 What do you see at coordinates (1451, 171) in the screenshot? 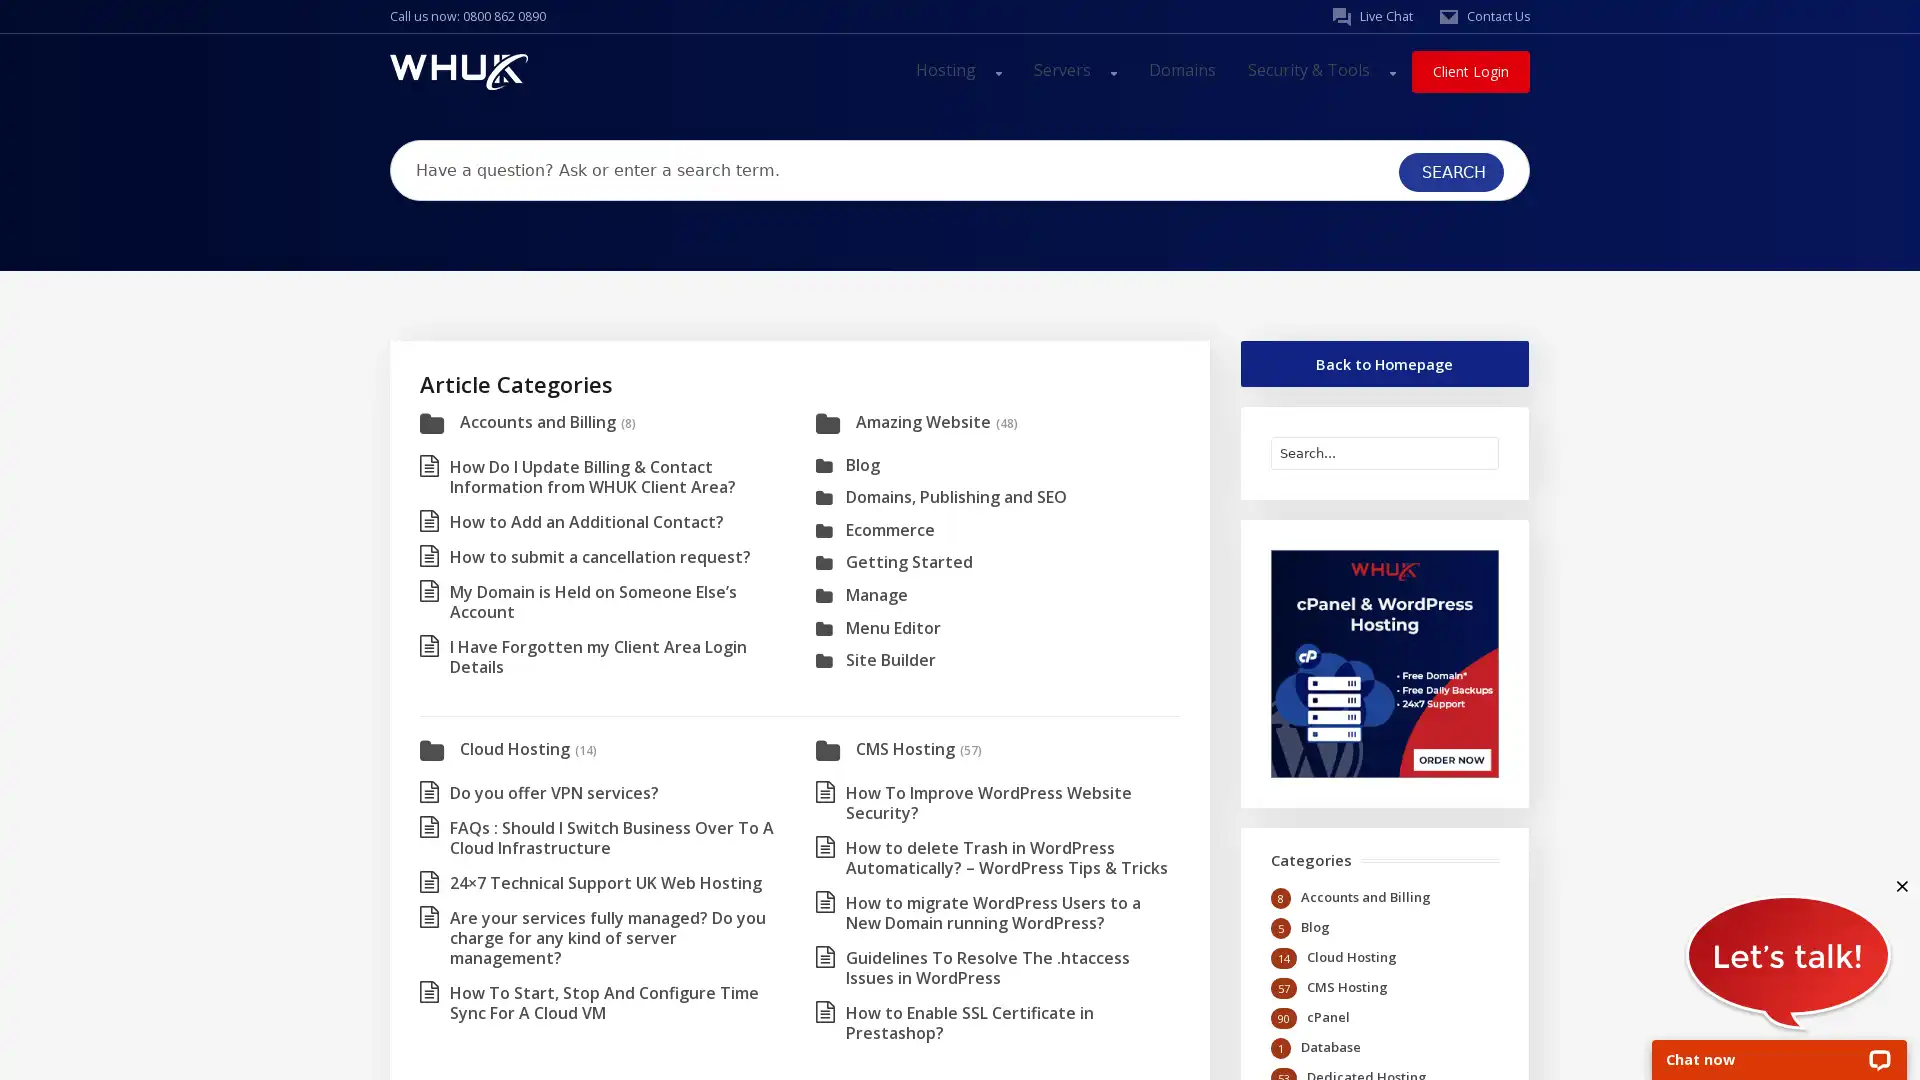
I see `SEARCH` at bounding box center [1451, 171].